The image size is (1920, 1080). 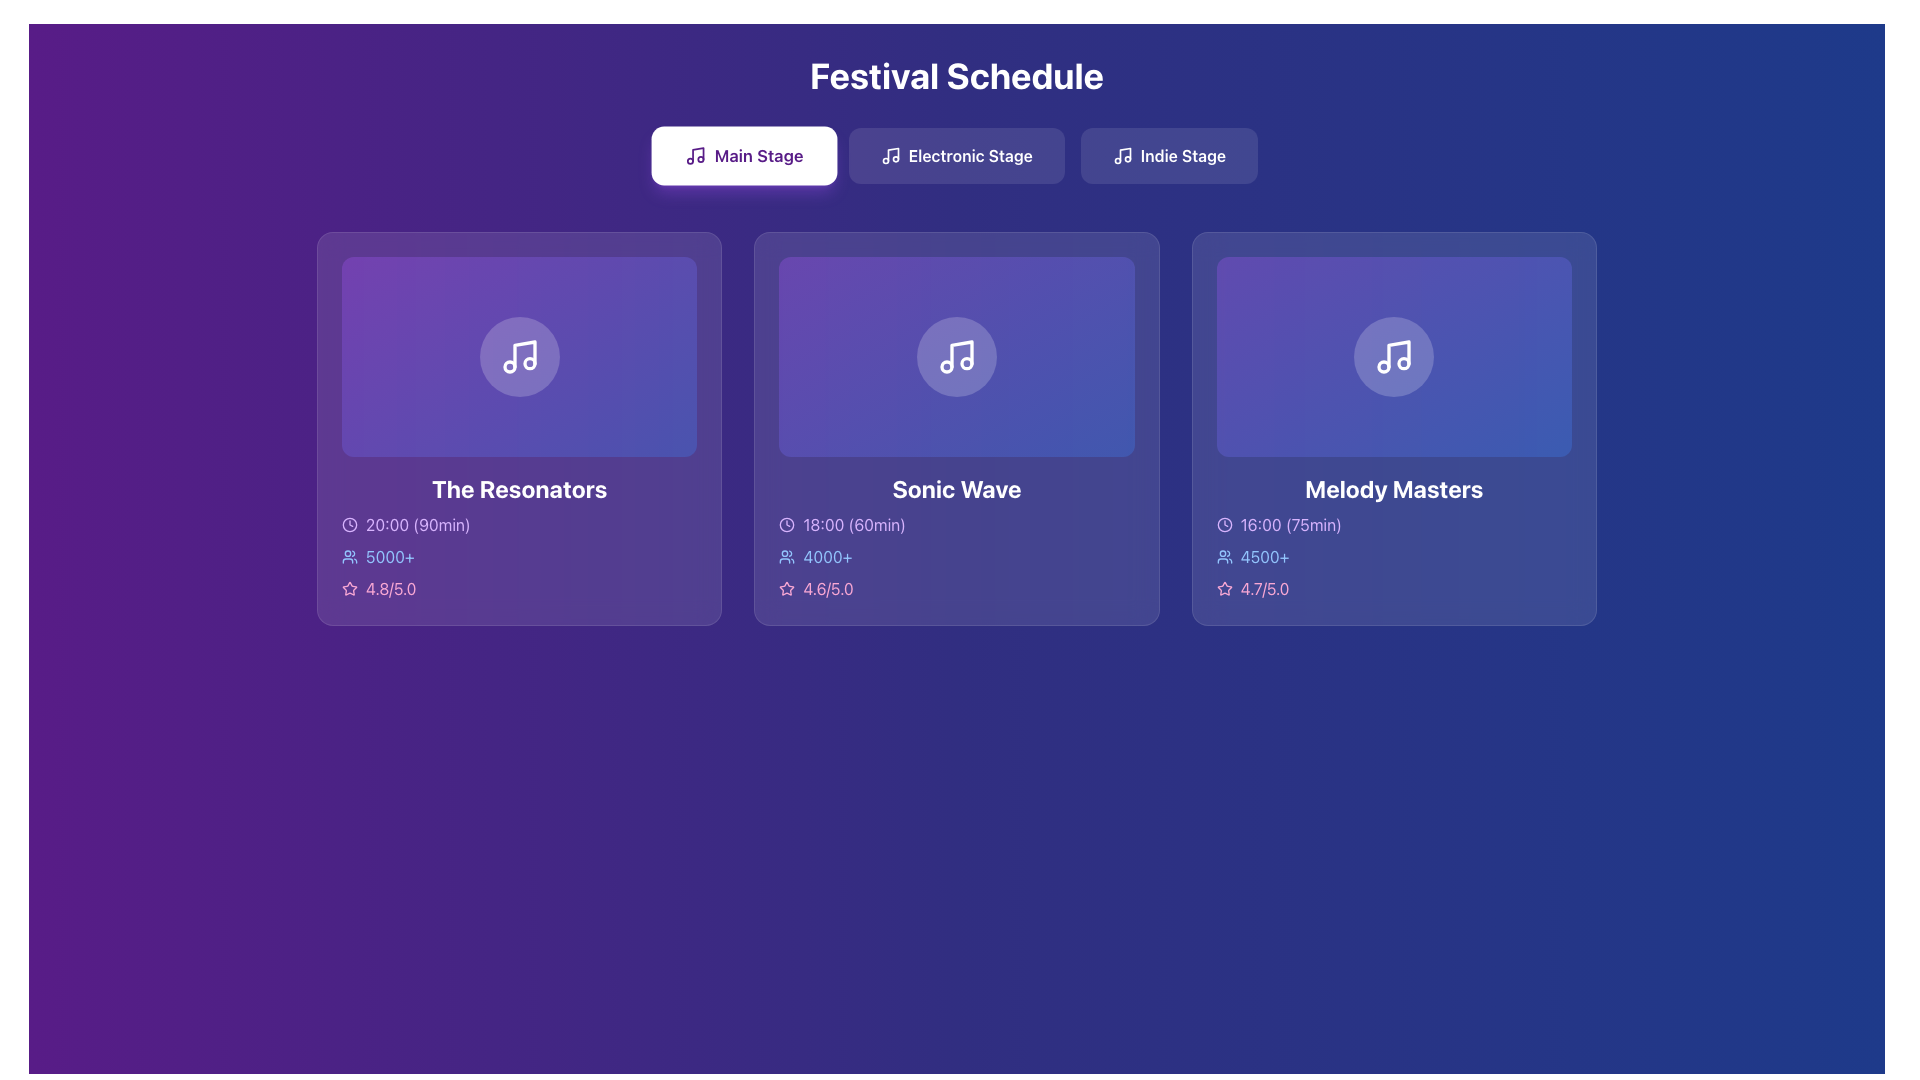 What do you see at coordinates (1392, 354) in the screenshot?
I see `the 'Melody Masters' event card` at bounding box center [1392, 354].